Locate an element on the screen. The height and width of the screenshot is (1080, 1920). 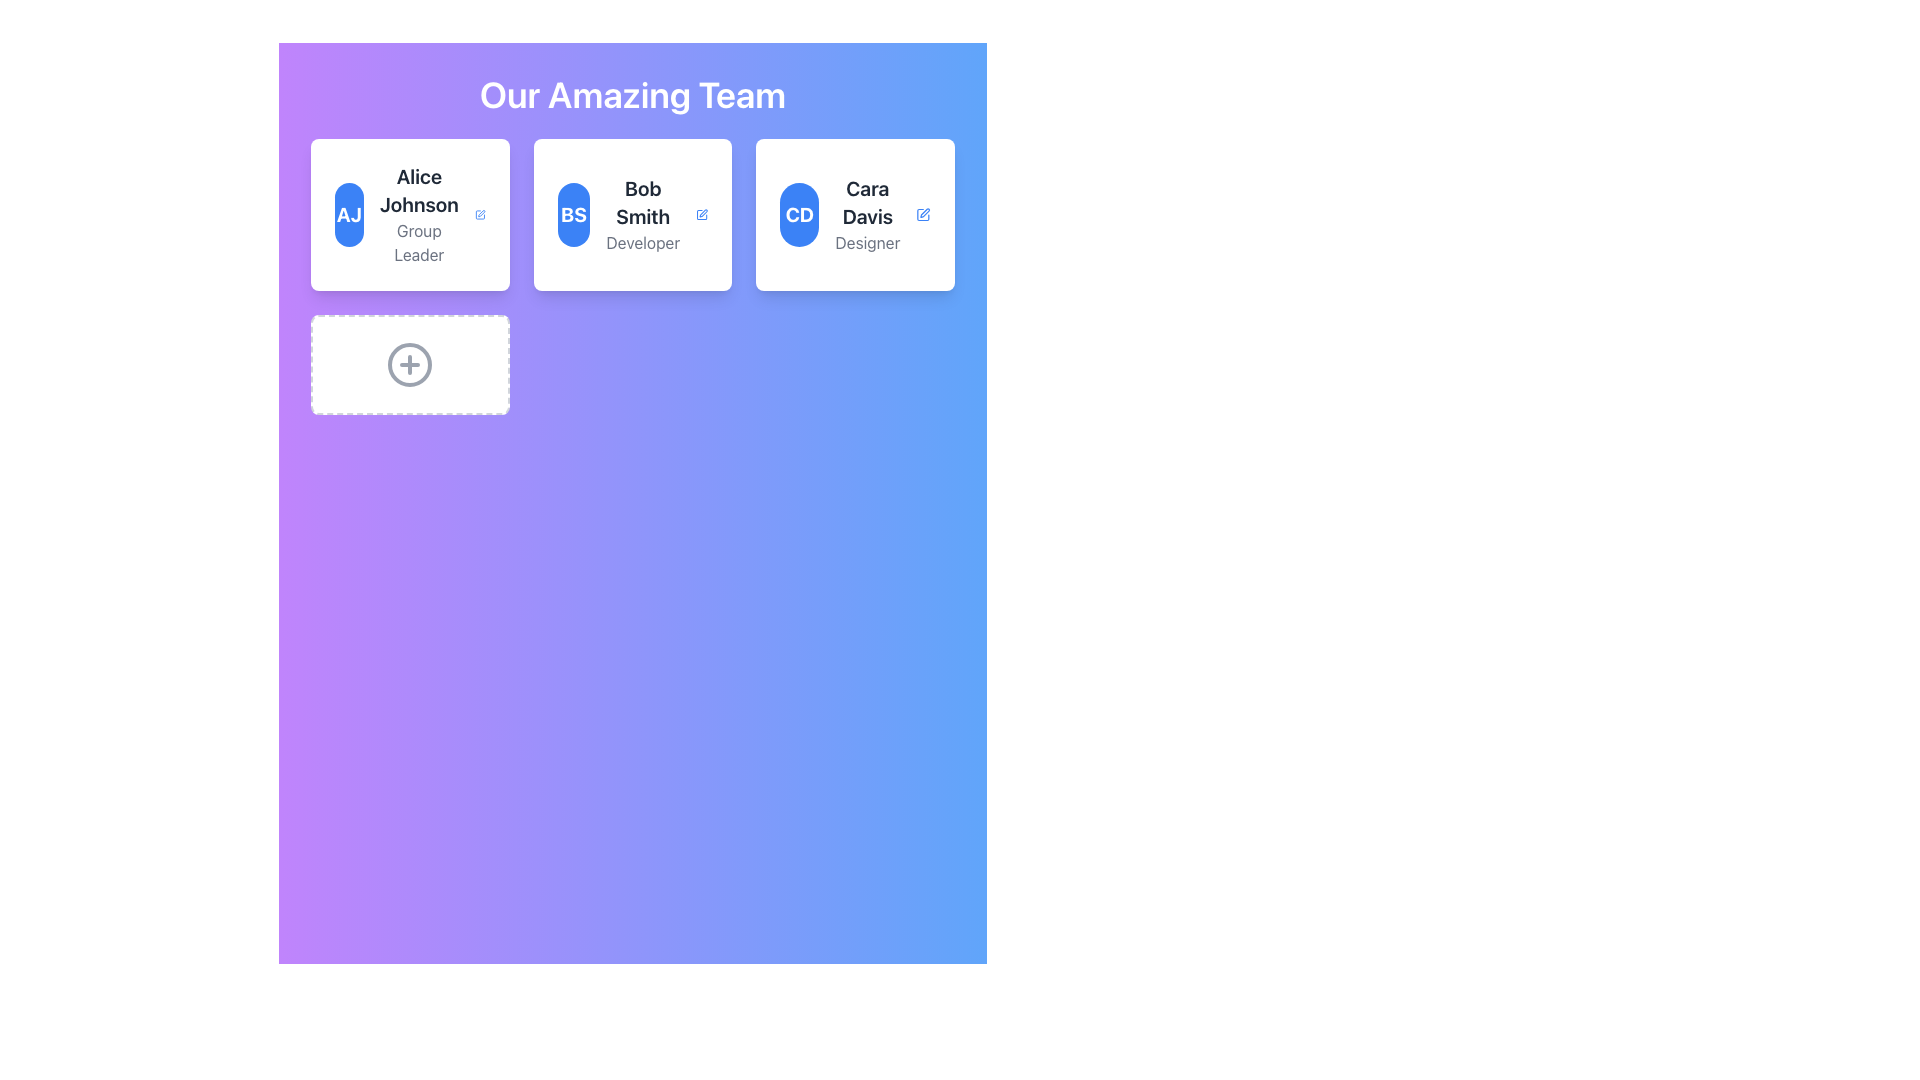
the central Profile Card representing a team member, located in the second column beneath 'Our Amazing Team' is located at coordinates (632, 277).